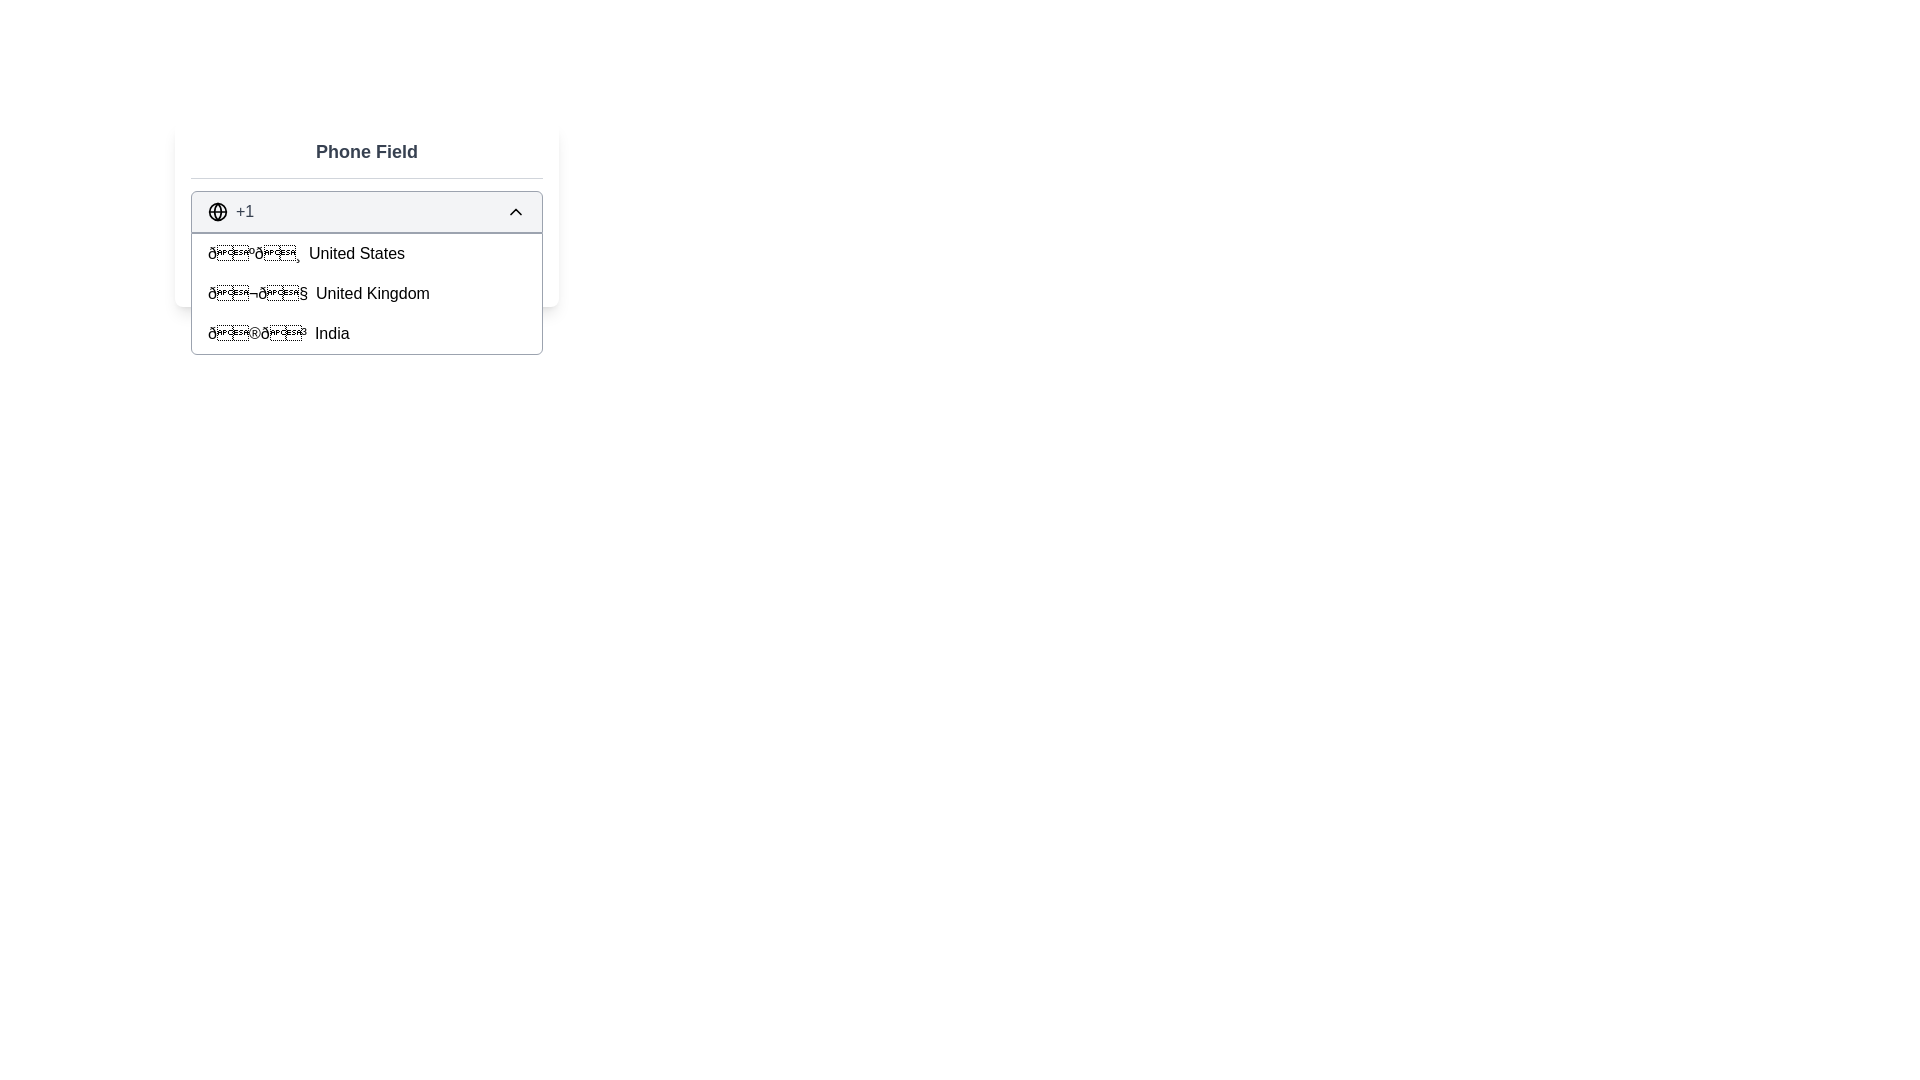 The width and height of the screenshot is (1920, 1080). I want to click on the third item in the dropdown list, so click(366, 333).